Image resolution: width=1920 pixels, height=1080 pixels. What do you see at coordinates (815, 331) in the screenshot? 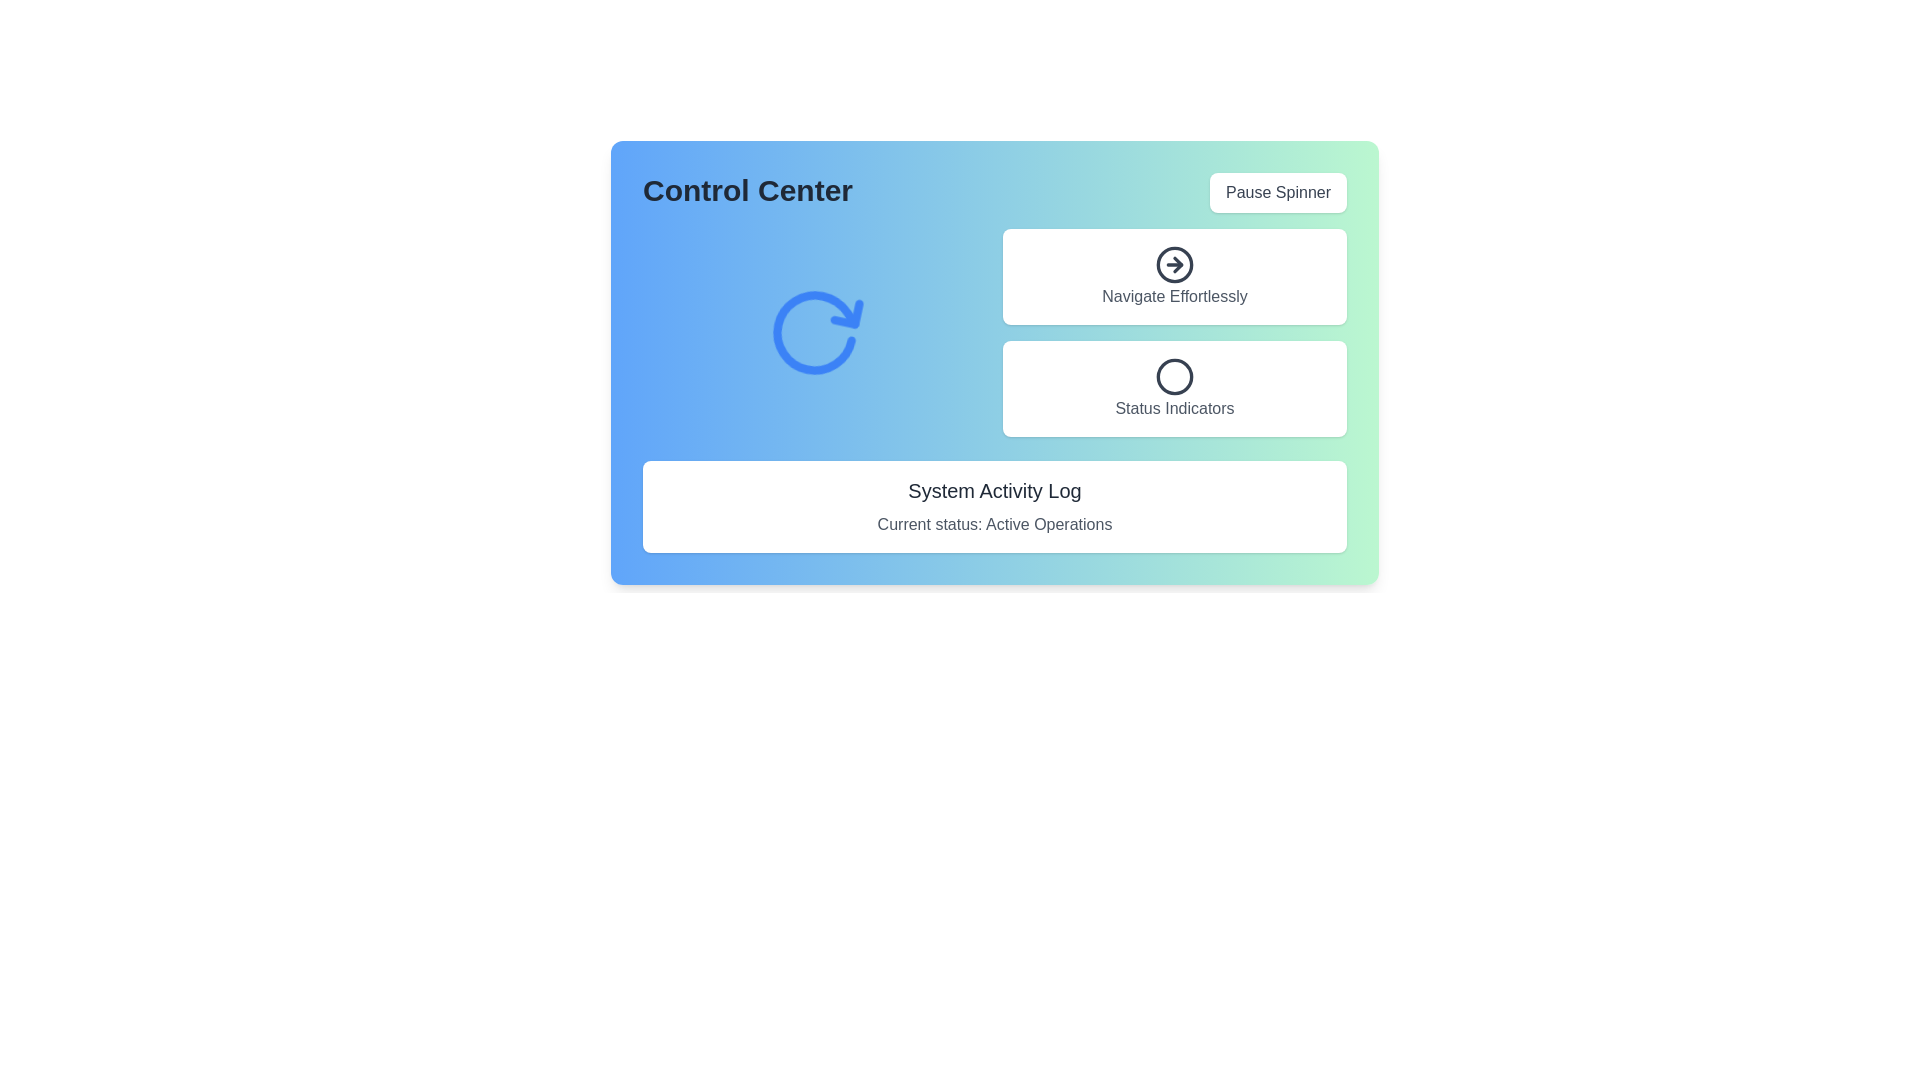
I see `the animation of the circular blue arrow icon located in the Control Center interface, positioned to the left of the 'Navigate Effortlessly' and 'Status Indicators' elements` at bounding box center [815, 331].